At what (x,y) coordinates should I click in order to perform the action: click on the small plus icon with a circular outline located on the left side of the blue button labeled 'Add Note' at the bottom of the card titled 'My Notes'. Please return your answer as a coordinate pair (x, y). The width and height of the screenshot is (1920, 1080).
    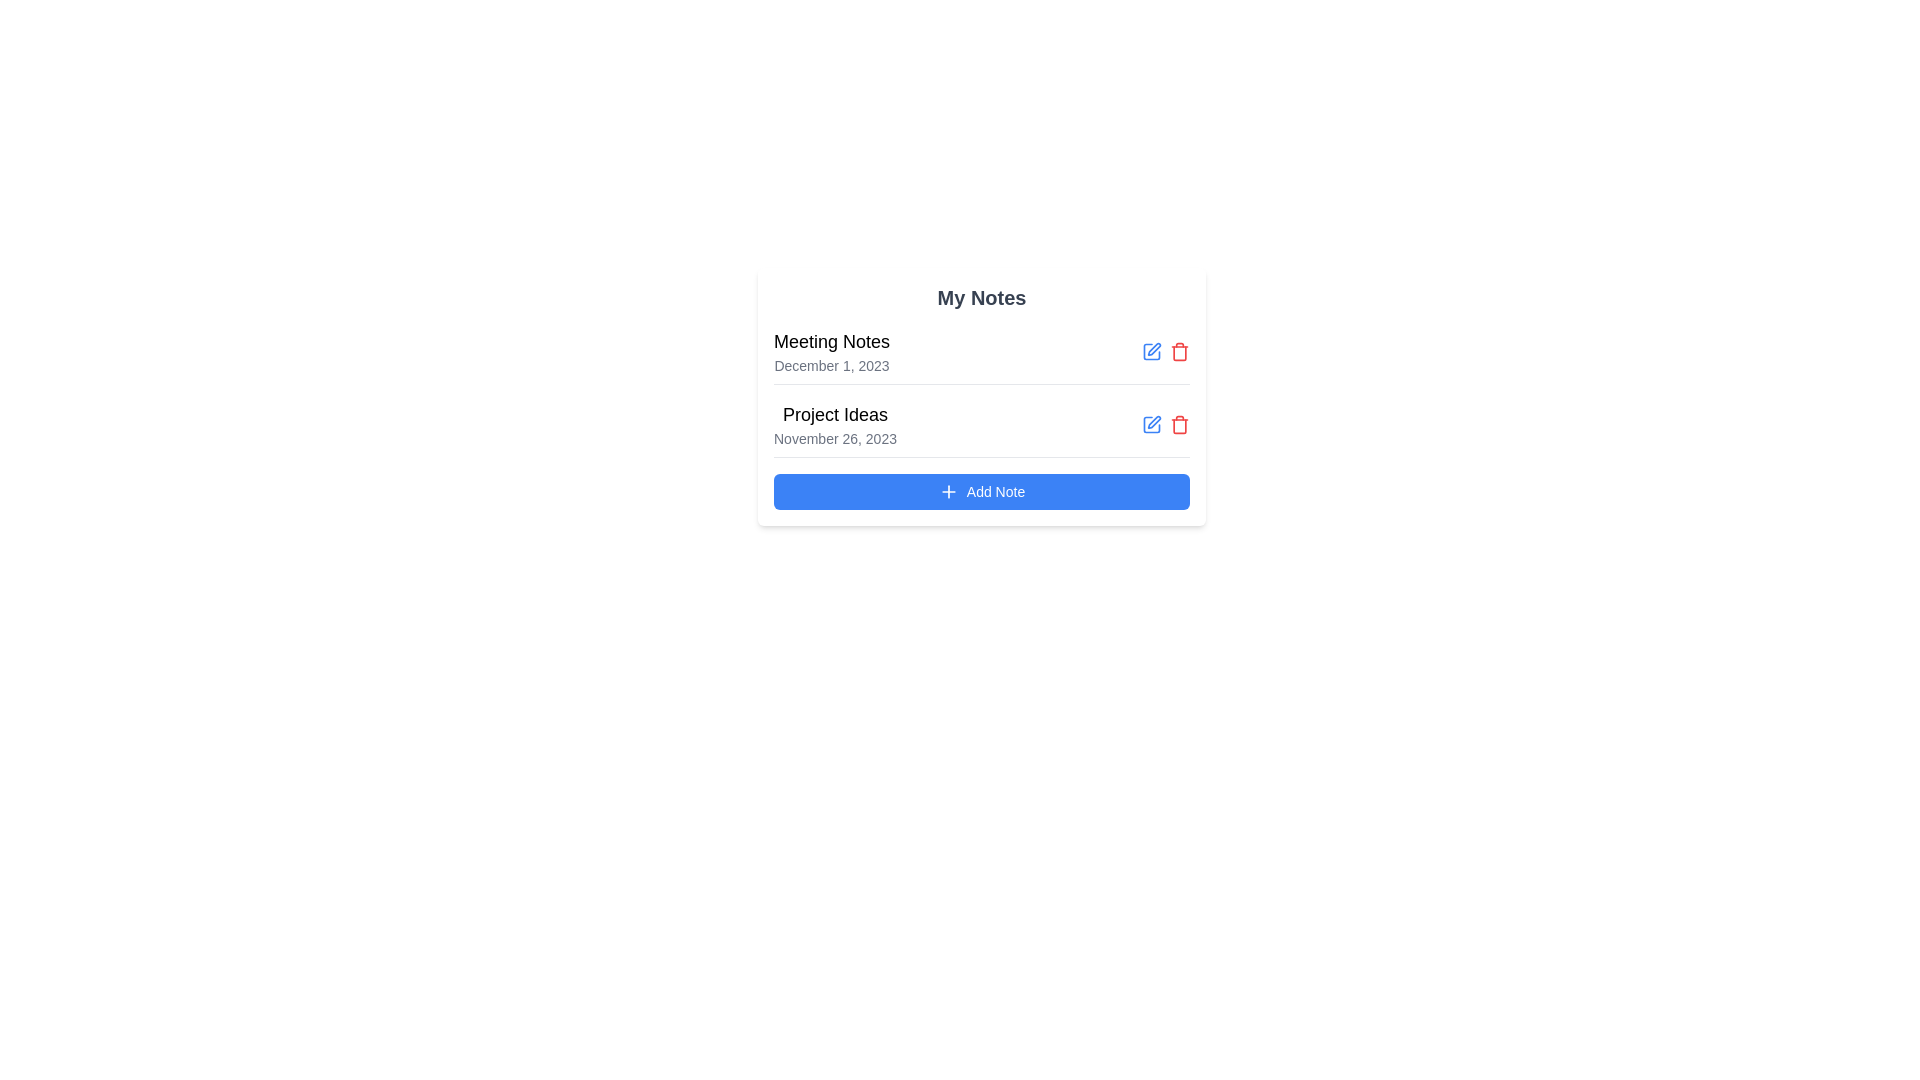
    Looking at the image, I should click on (947, 492).